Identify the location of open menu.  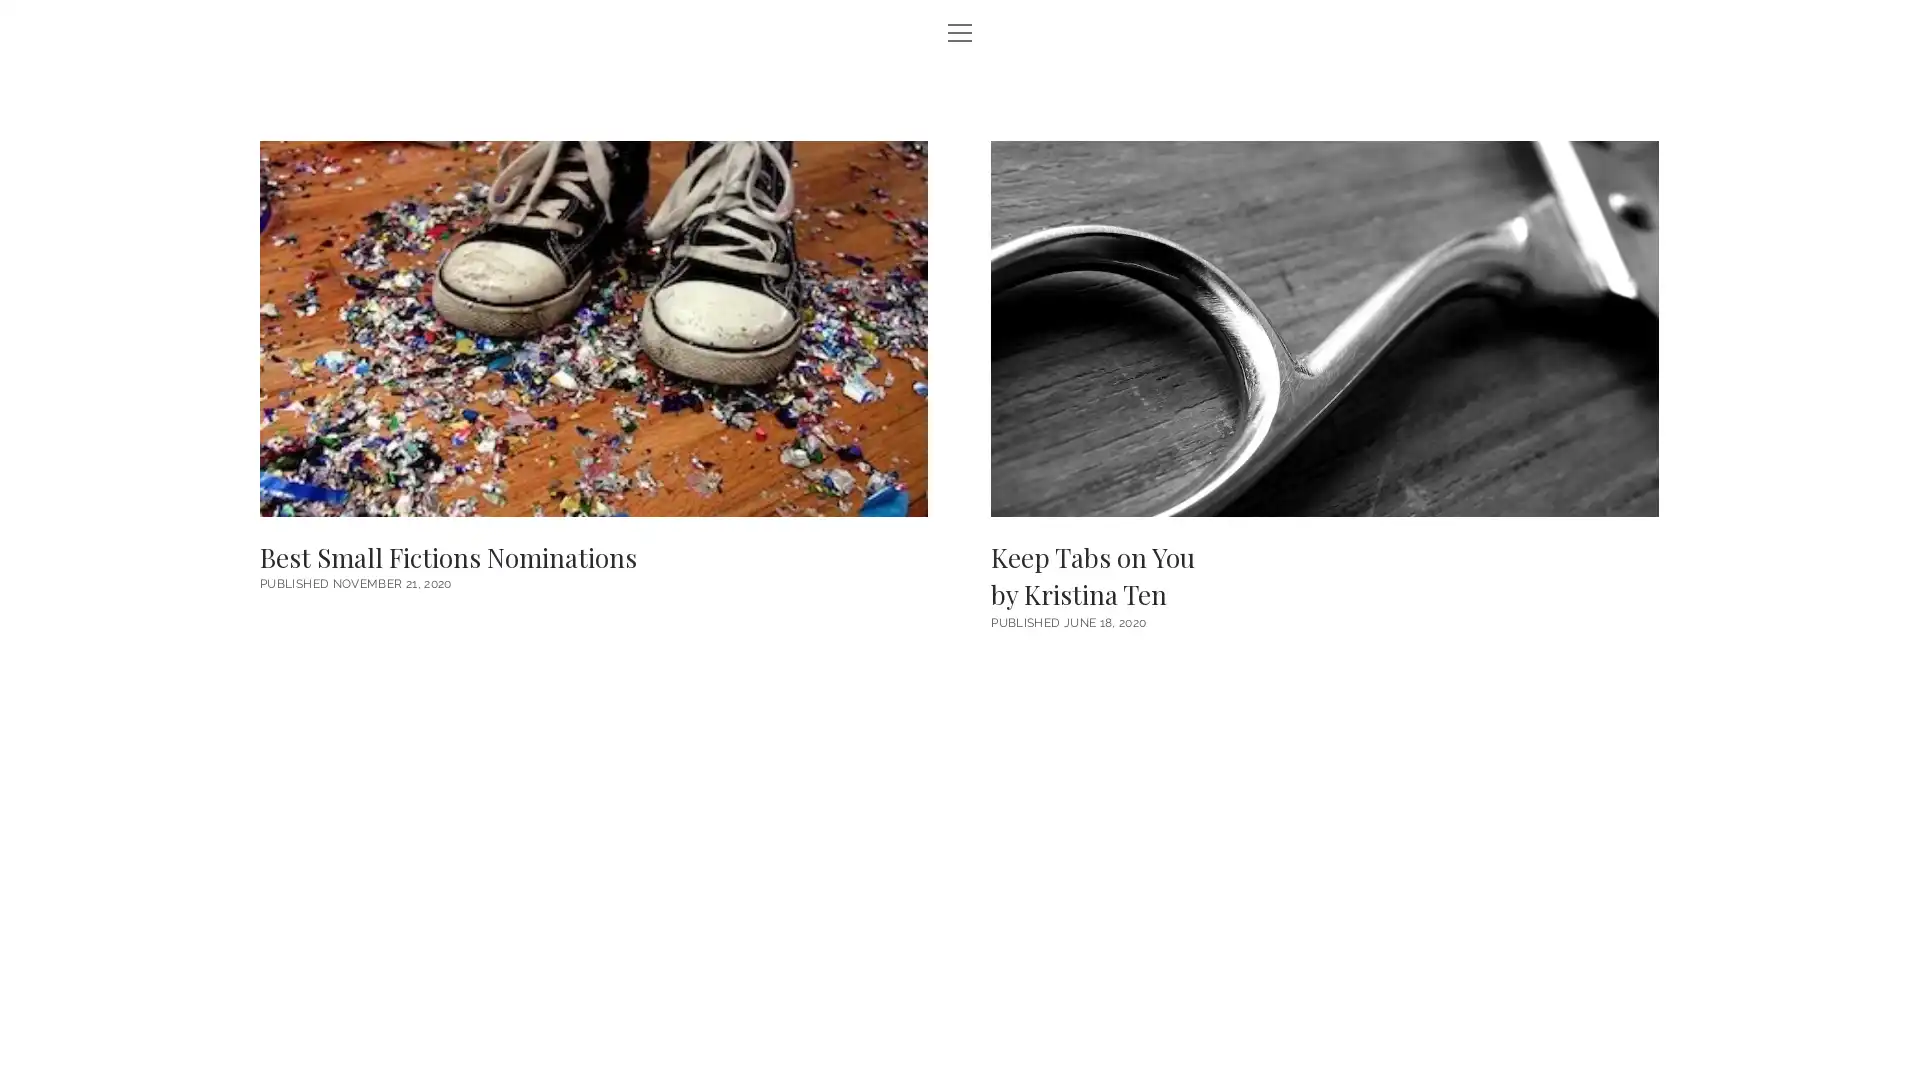
(960, 34).